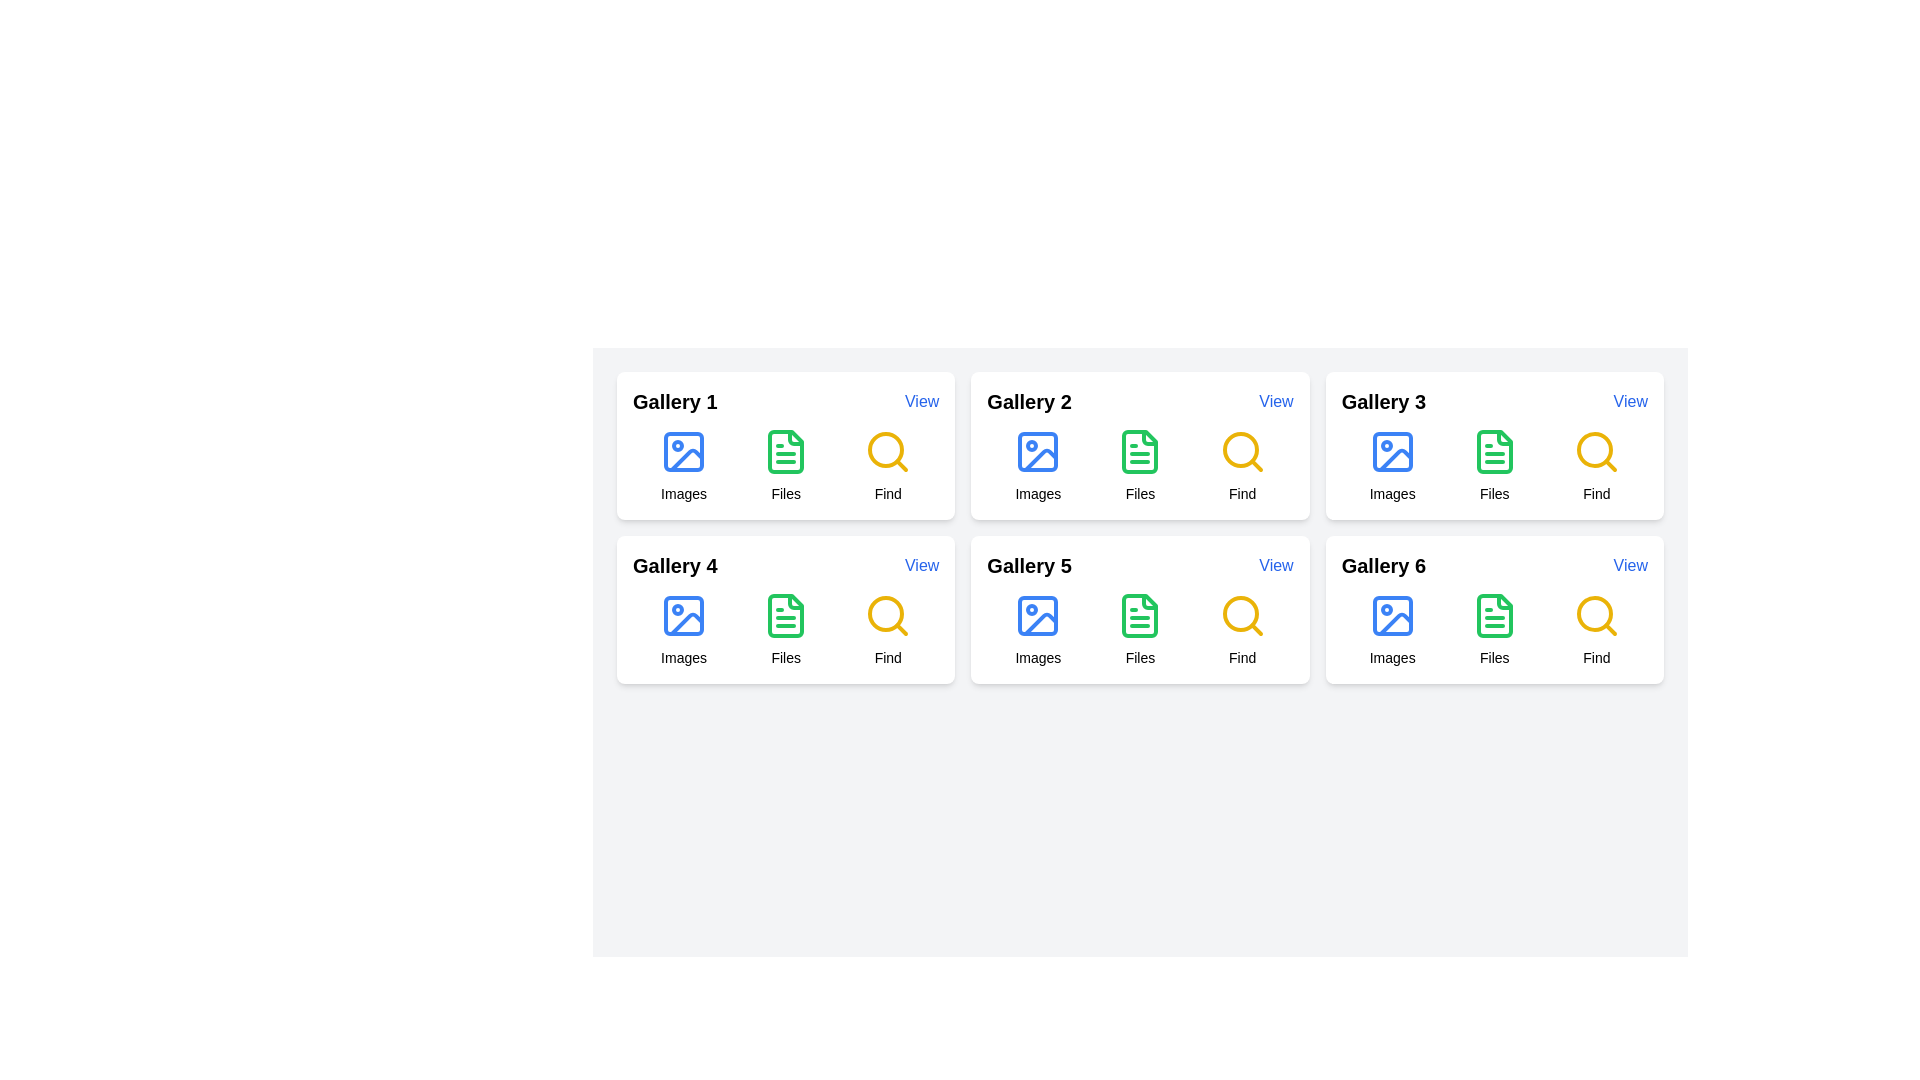 Image resolution: width=1920 pixels, height=1080 pixels. Describe the element at coordinates (920, 401) in the screenshot. I see `the navigational link styled as a button to the right of the text 'Gallery 1'` at that location.